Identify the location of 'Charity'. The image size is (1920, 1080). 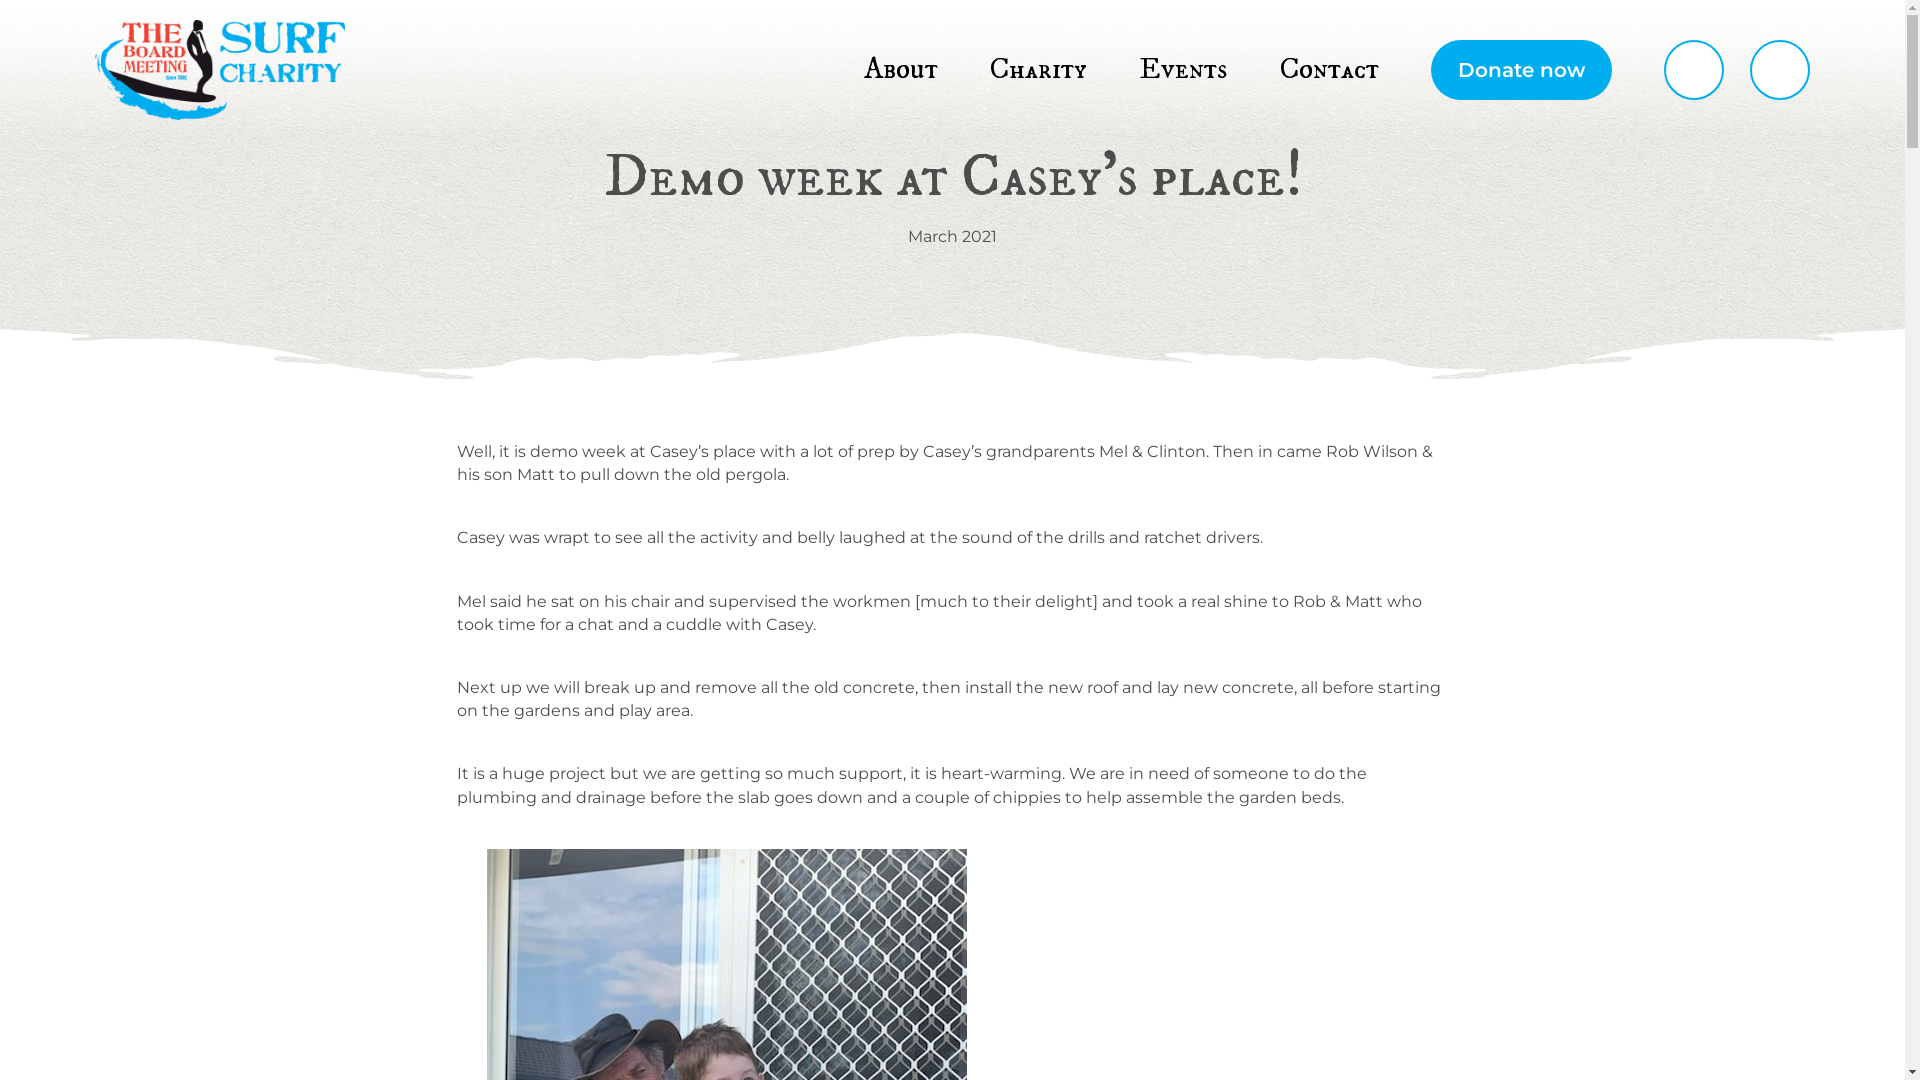
(1038, 68).